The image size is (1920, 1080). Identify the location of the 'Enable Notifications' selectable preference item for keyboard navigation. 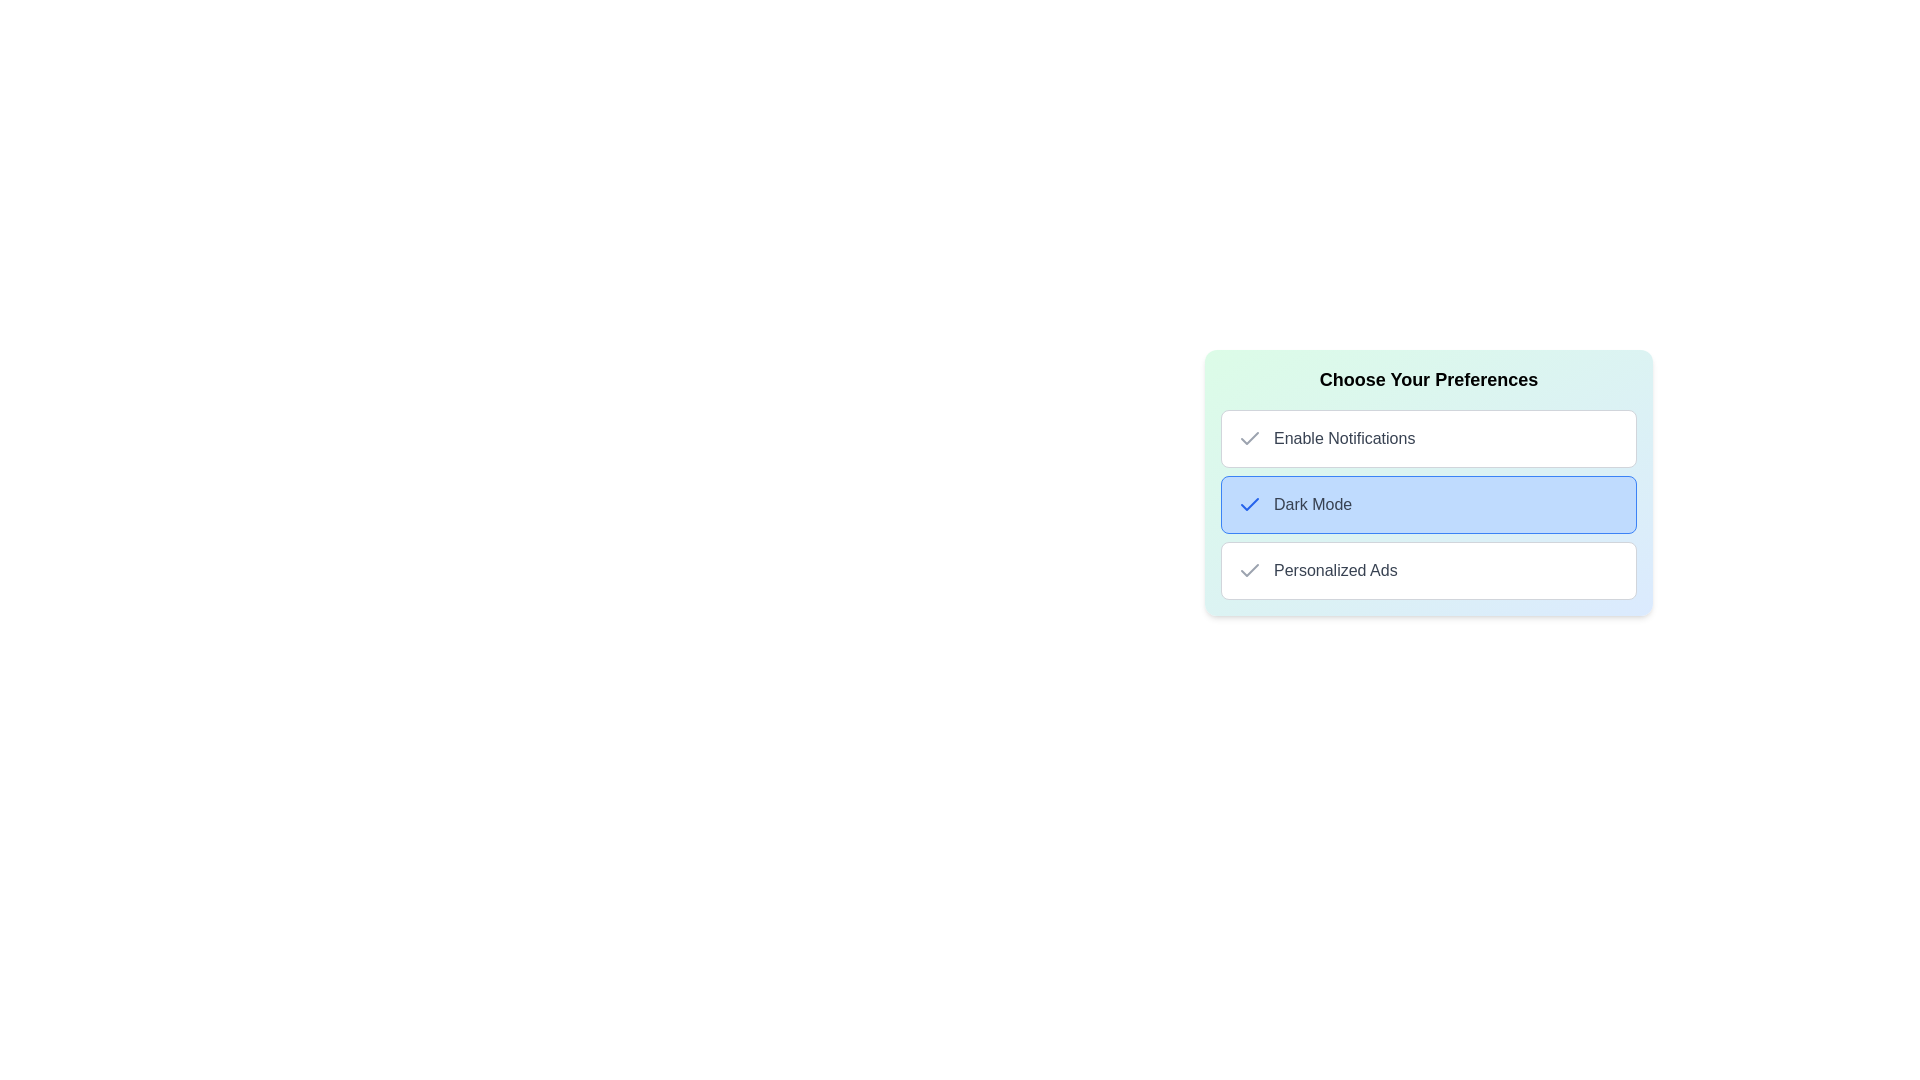
(1428, 438).